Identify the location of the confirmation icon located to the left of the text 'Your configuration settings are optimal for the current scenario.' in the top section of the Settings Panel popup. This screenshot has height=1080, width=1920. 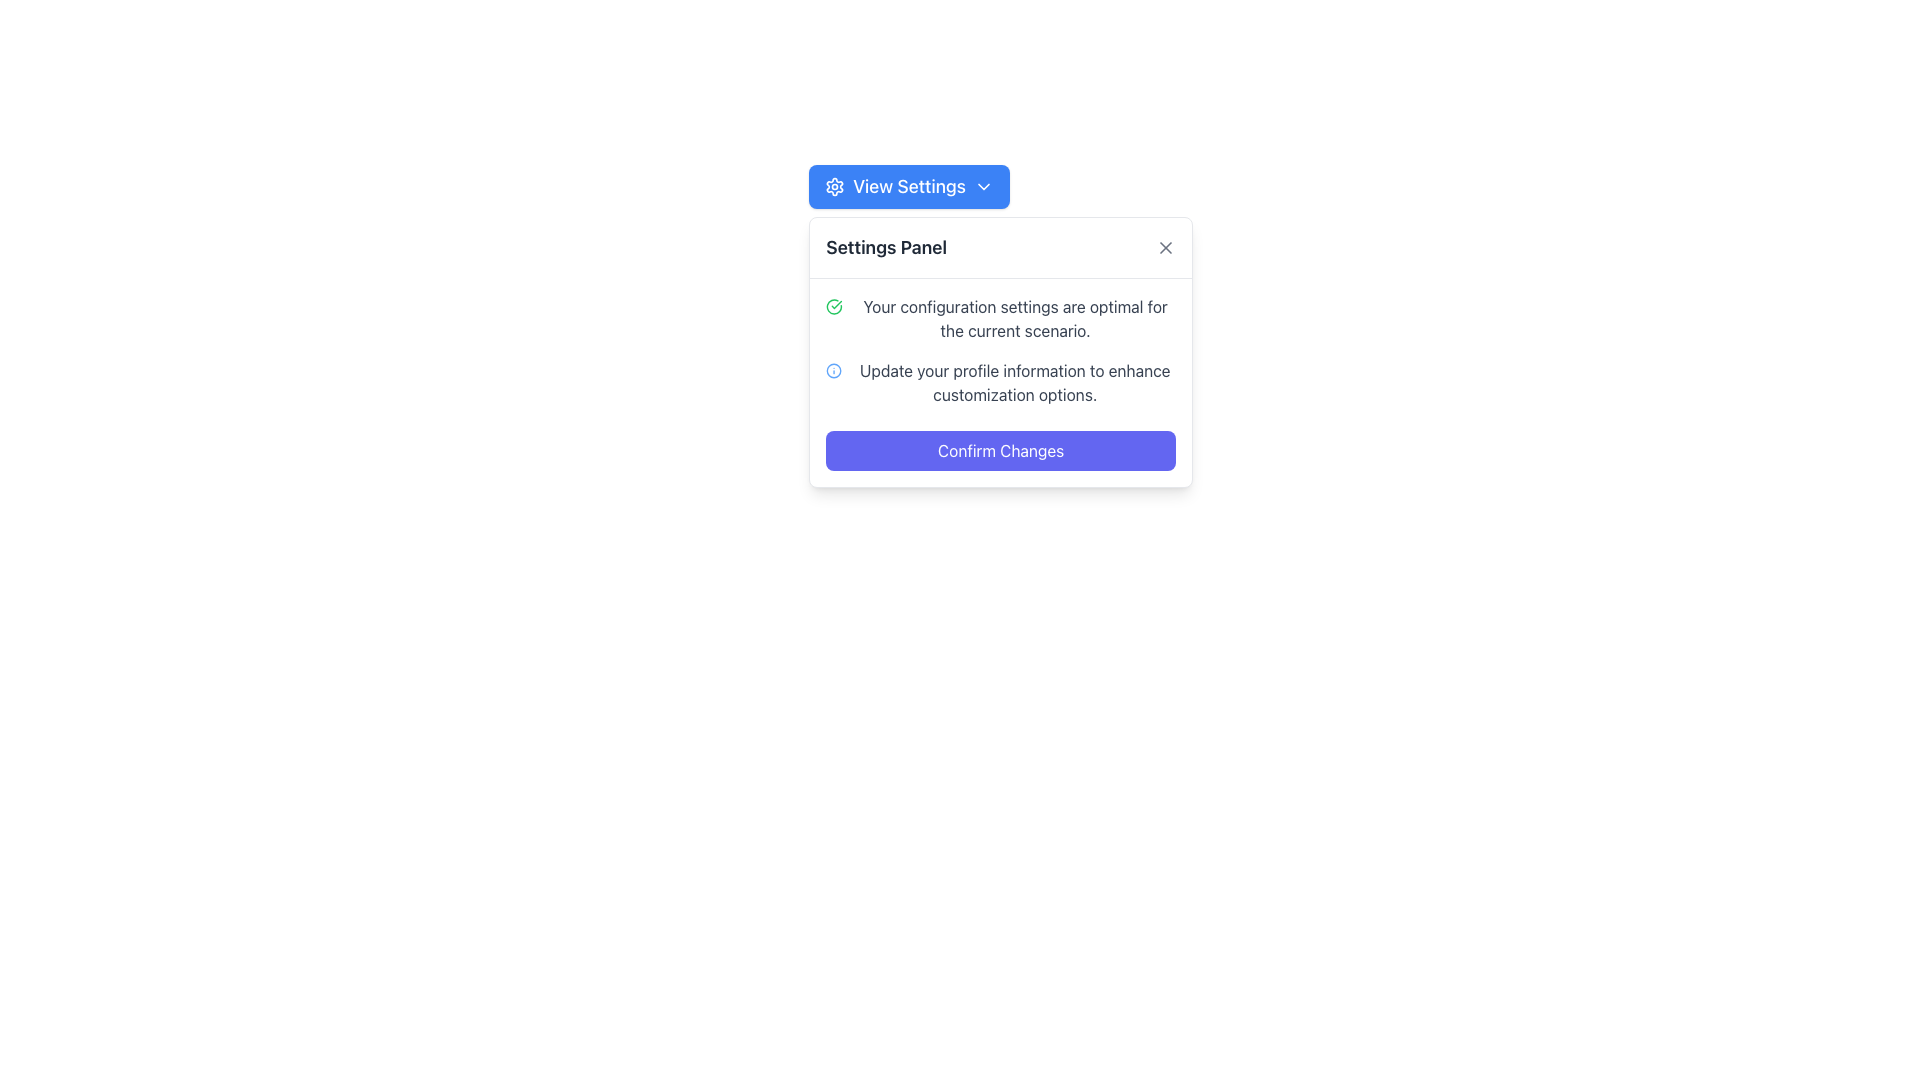
(834, 307).